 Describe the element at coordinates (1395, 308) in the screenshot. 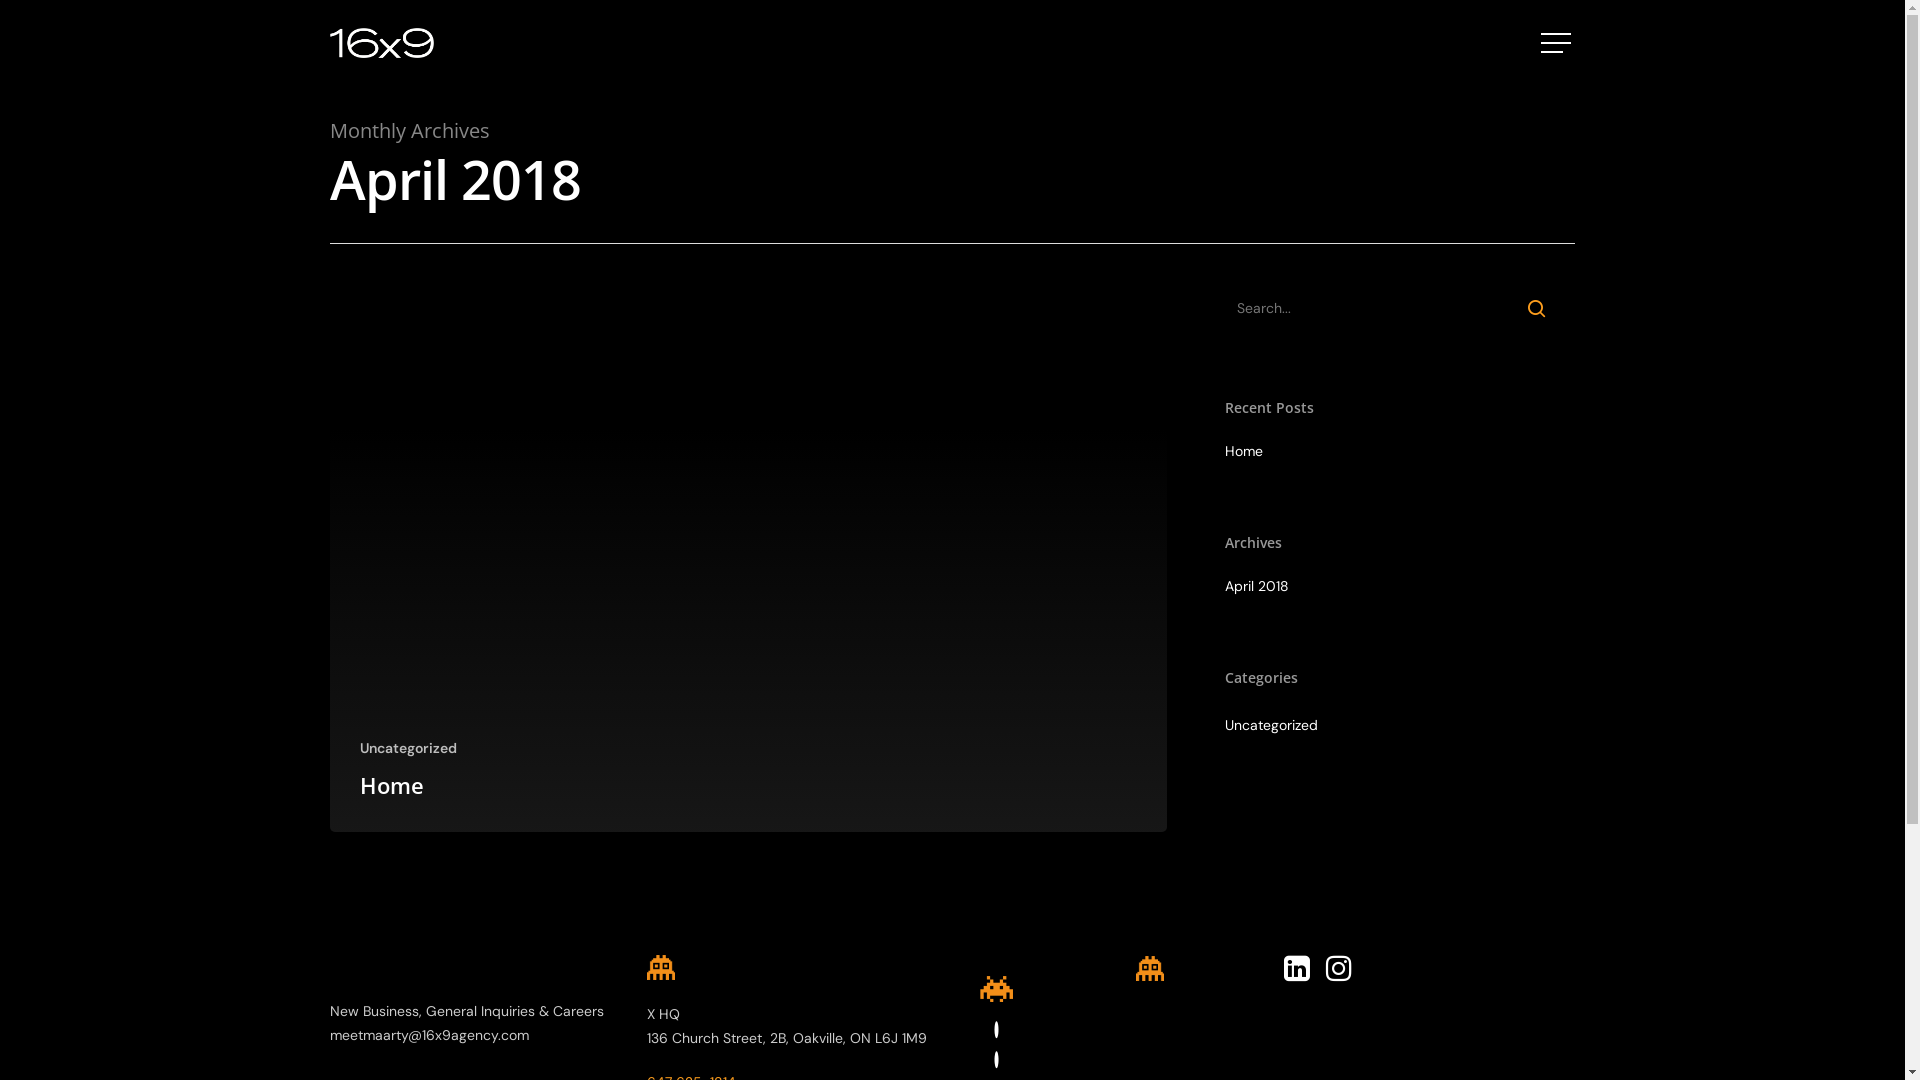

I see `'Search for:'` at that location.